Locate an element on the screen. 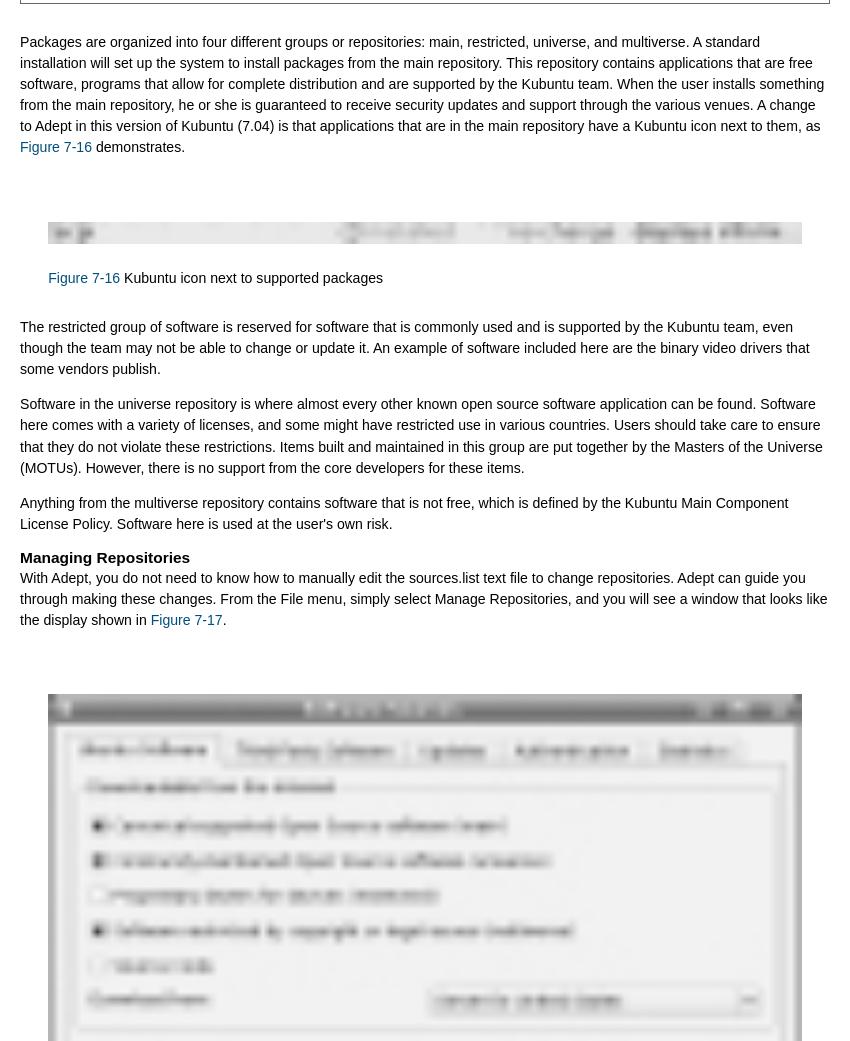 The image size is (850, 1041). 'Software in the universe repository is where almost every other known open source software application can be found. Software here comes with a variety of licenses, and some might have restricted use in various countries. Users should take care to ensure that they do not violate these restrictions. Items built and maintained in this group are put together by the Masters of the Universe (MOTUs). However, there is no support from the core developers for these items.' is located at coordinates (421, 434).